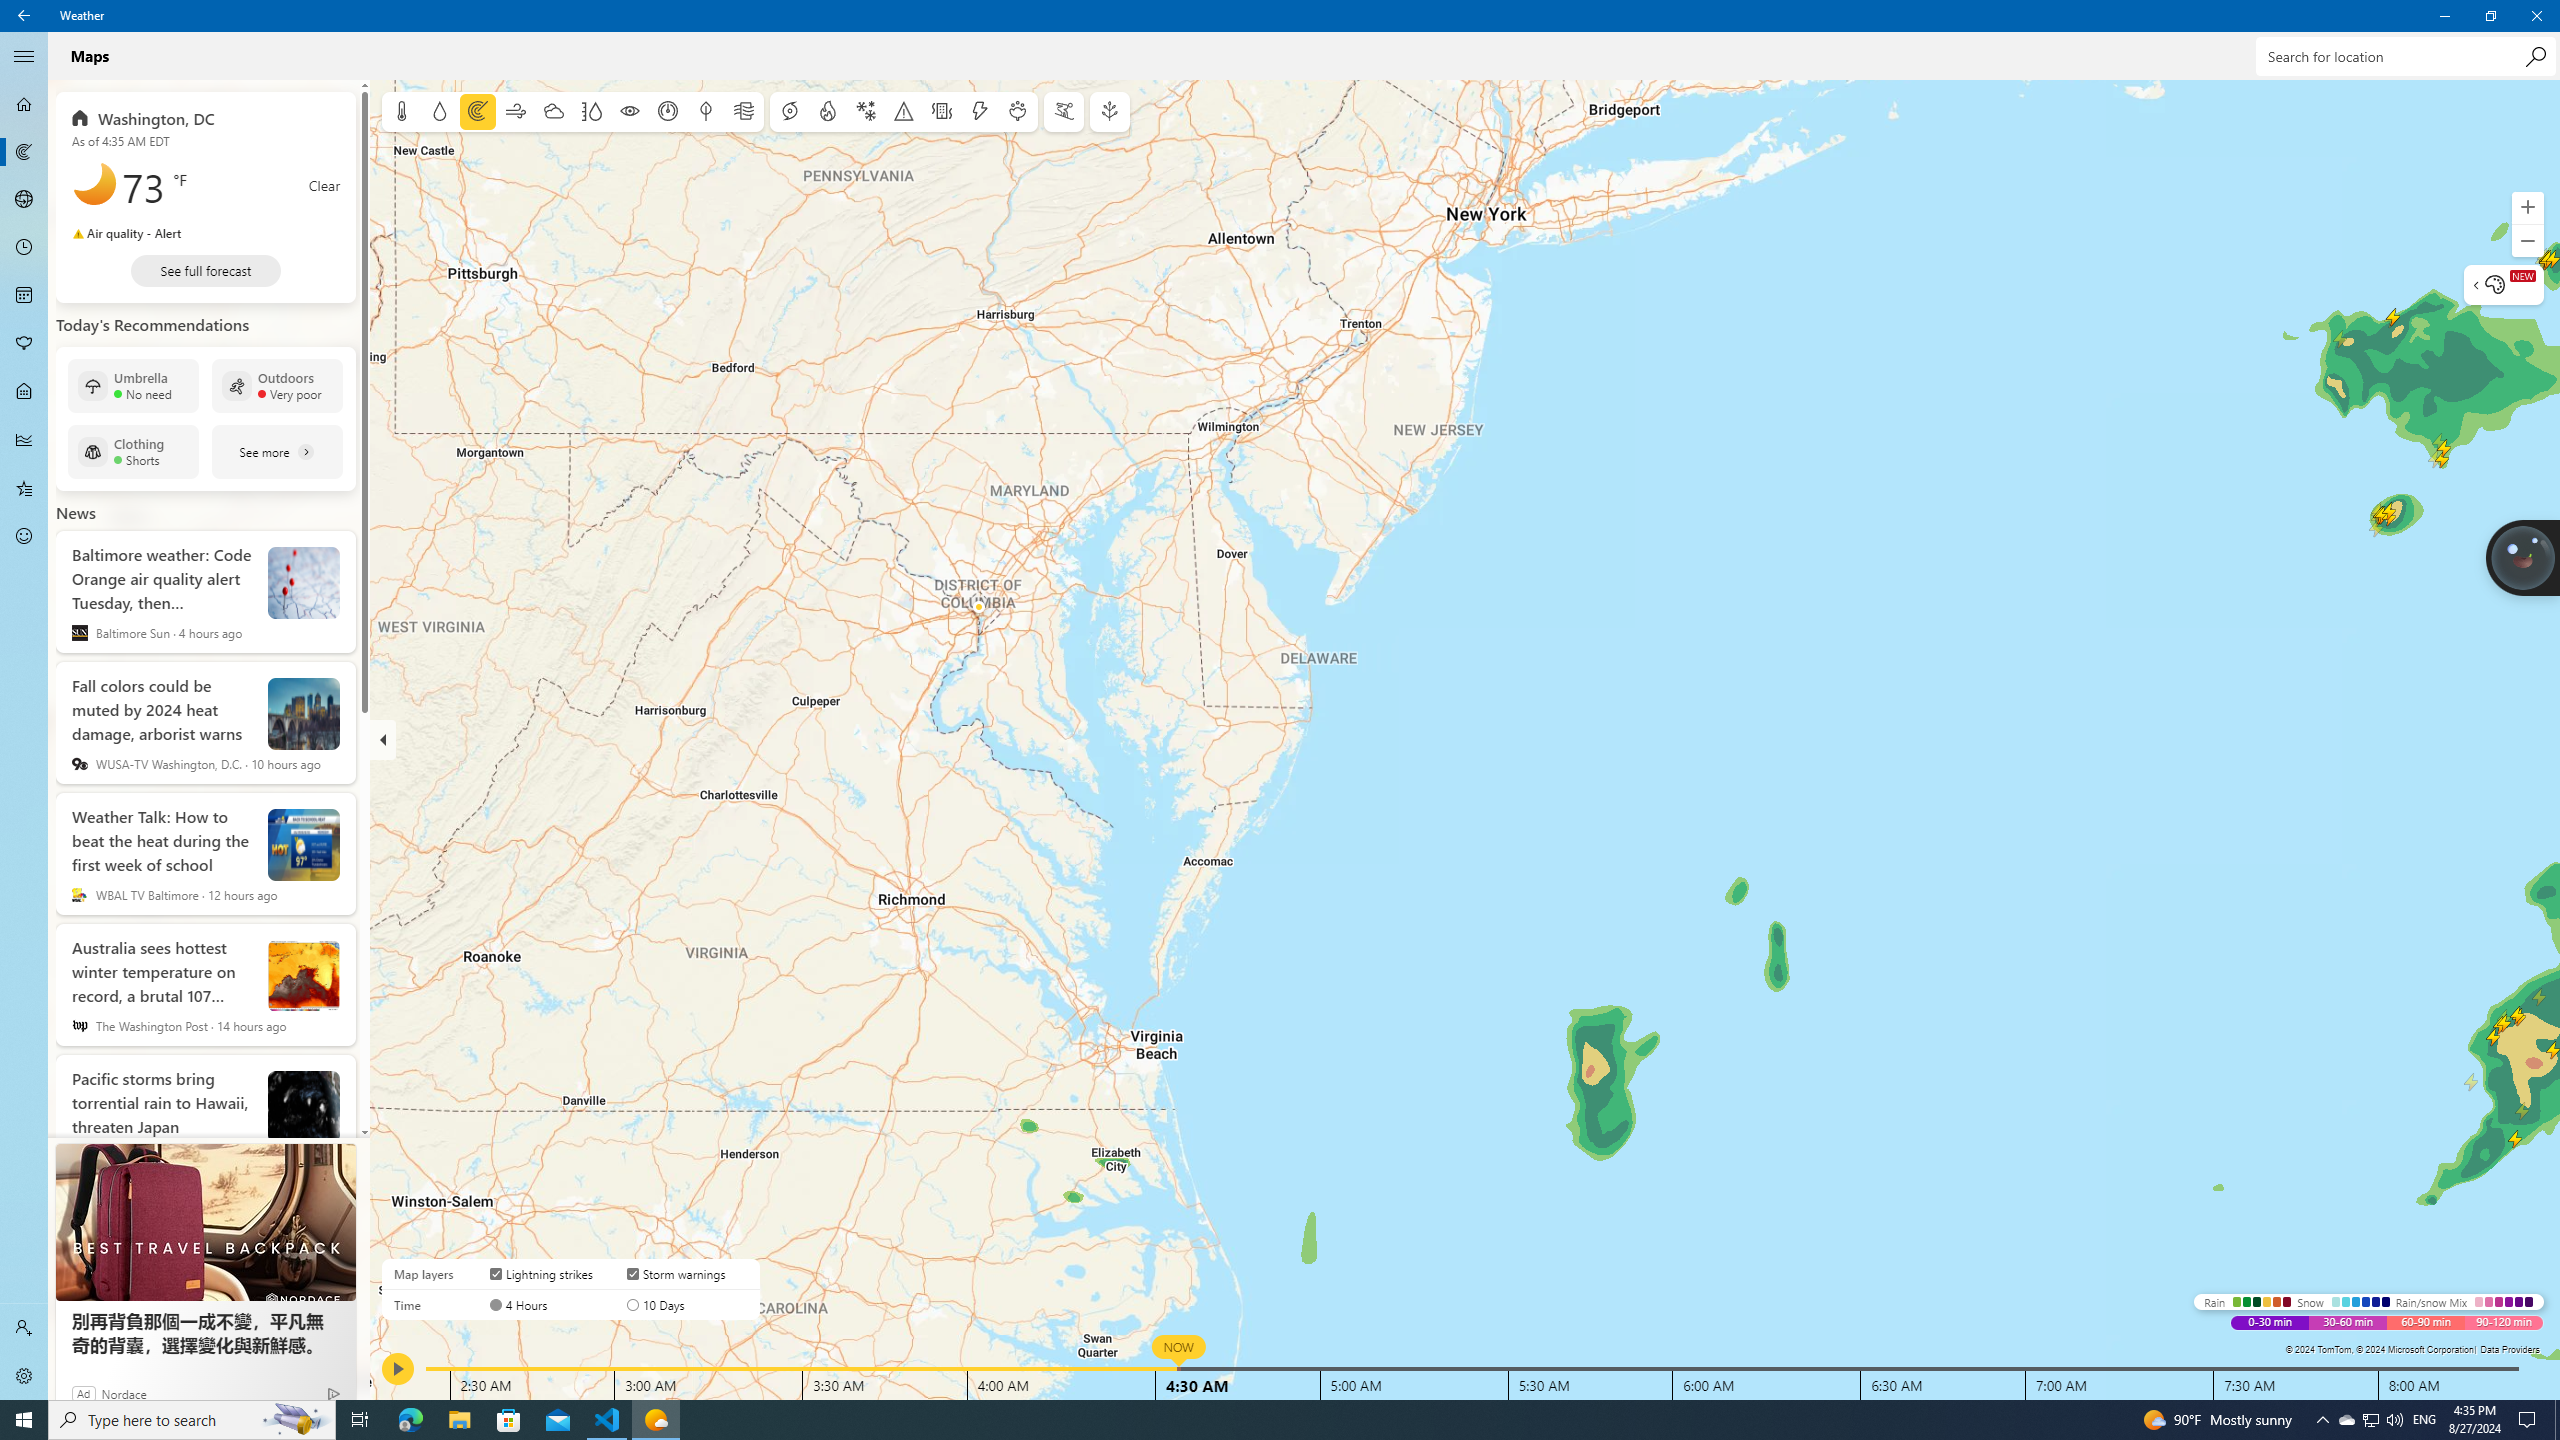  I want to click on 'Historical Weather - Not Selected', so click(24, 438).